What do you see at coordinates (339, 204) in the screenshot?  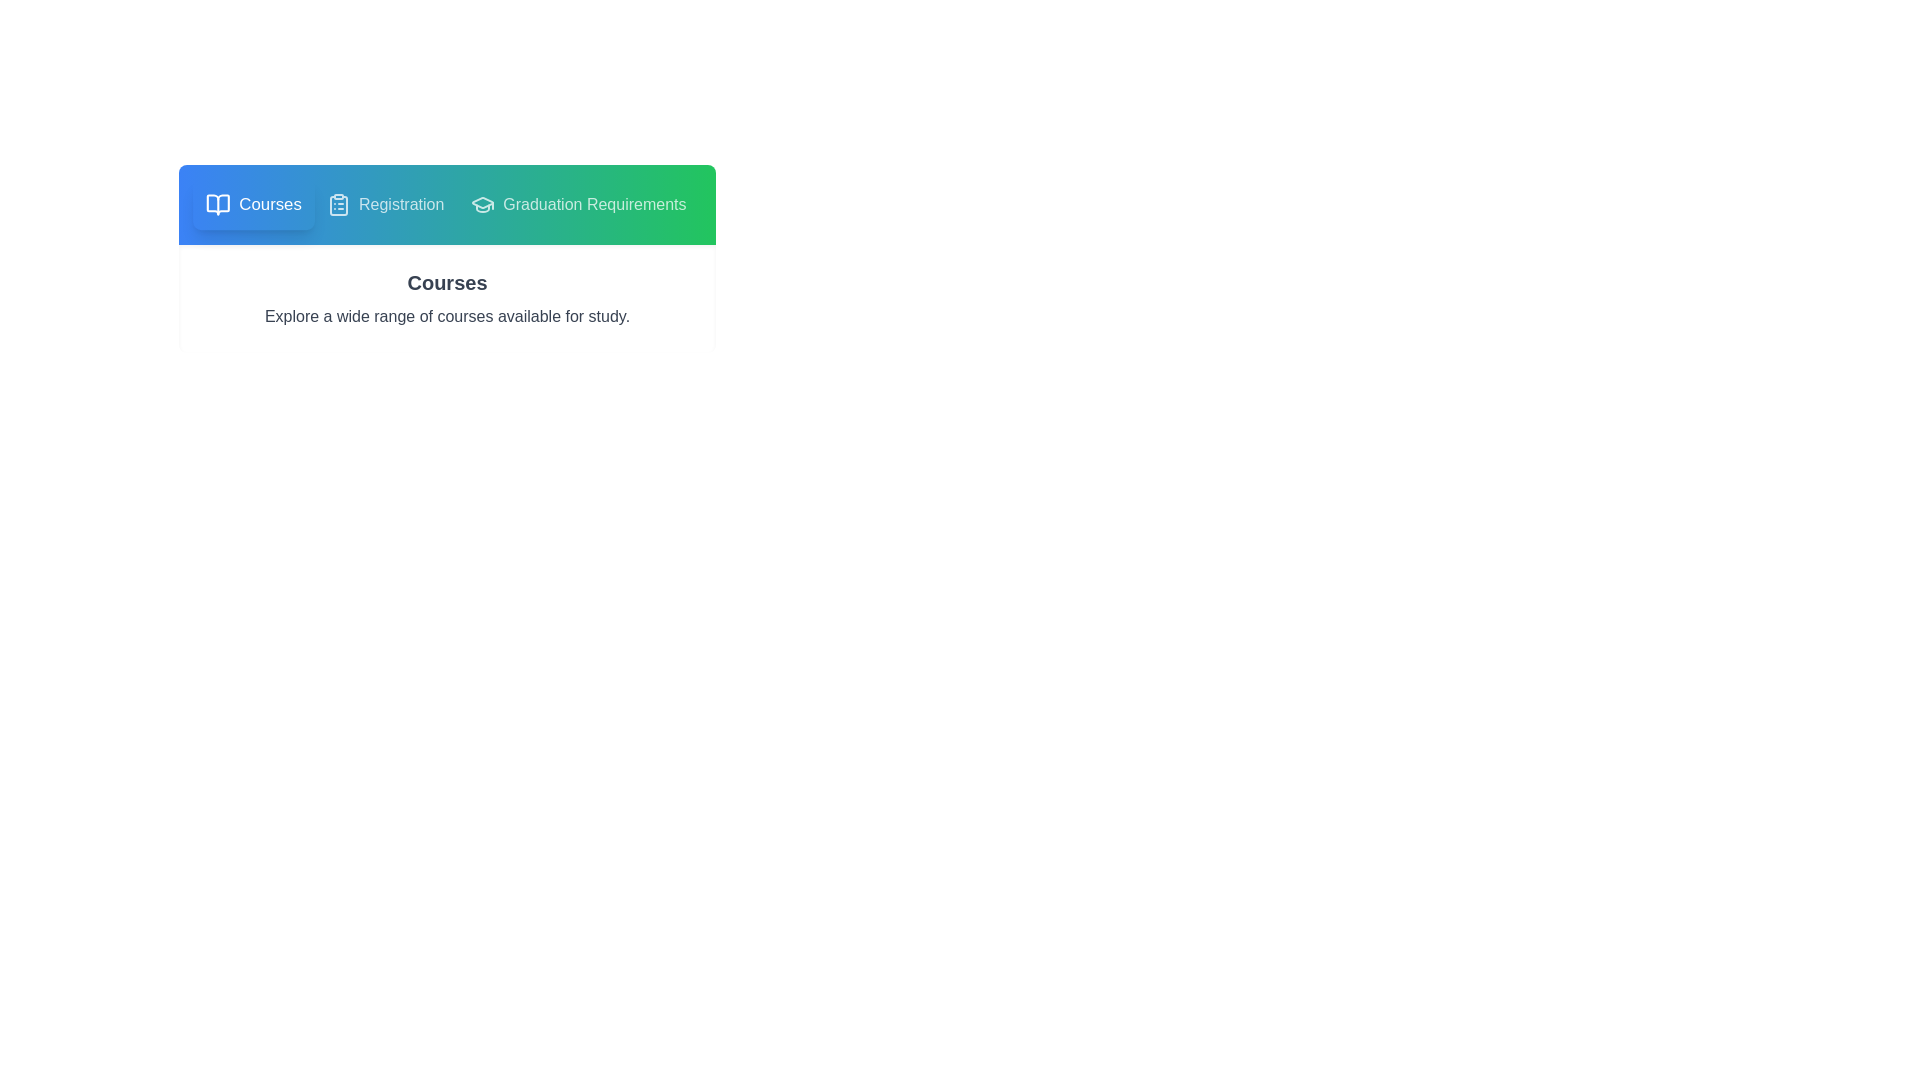 I see `the icon of the Registration tab` at bounding box center [339, 204].